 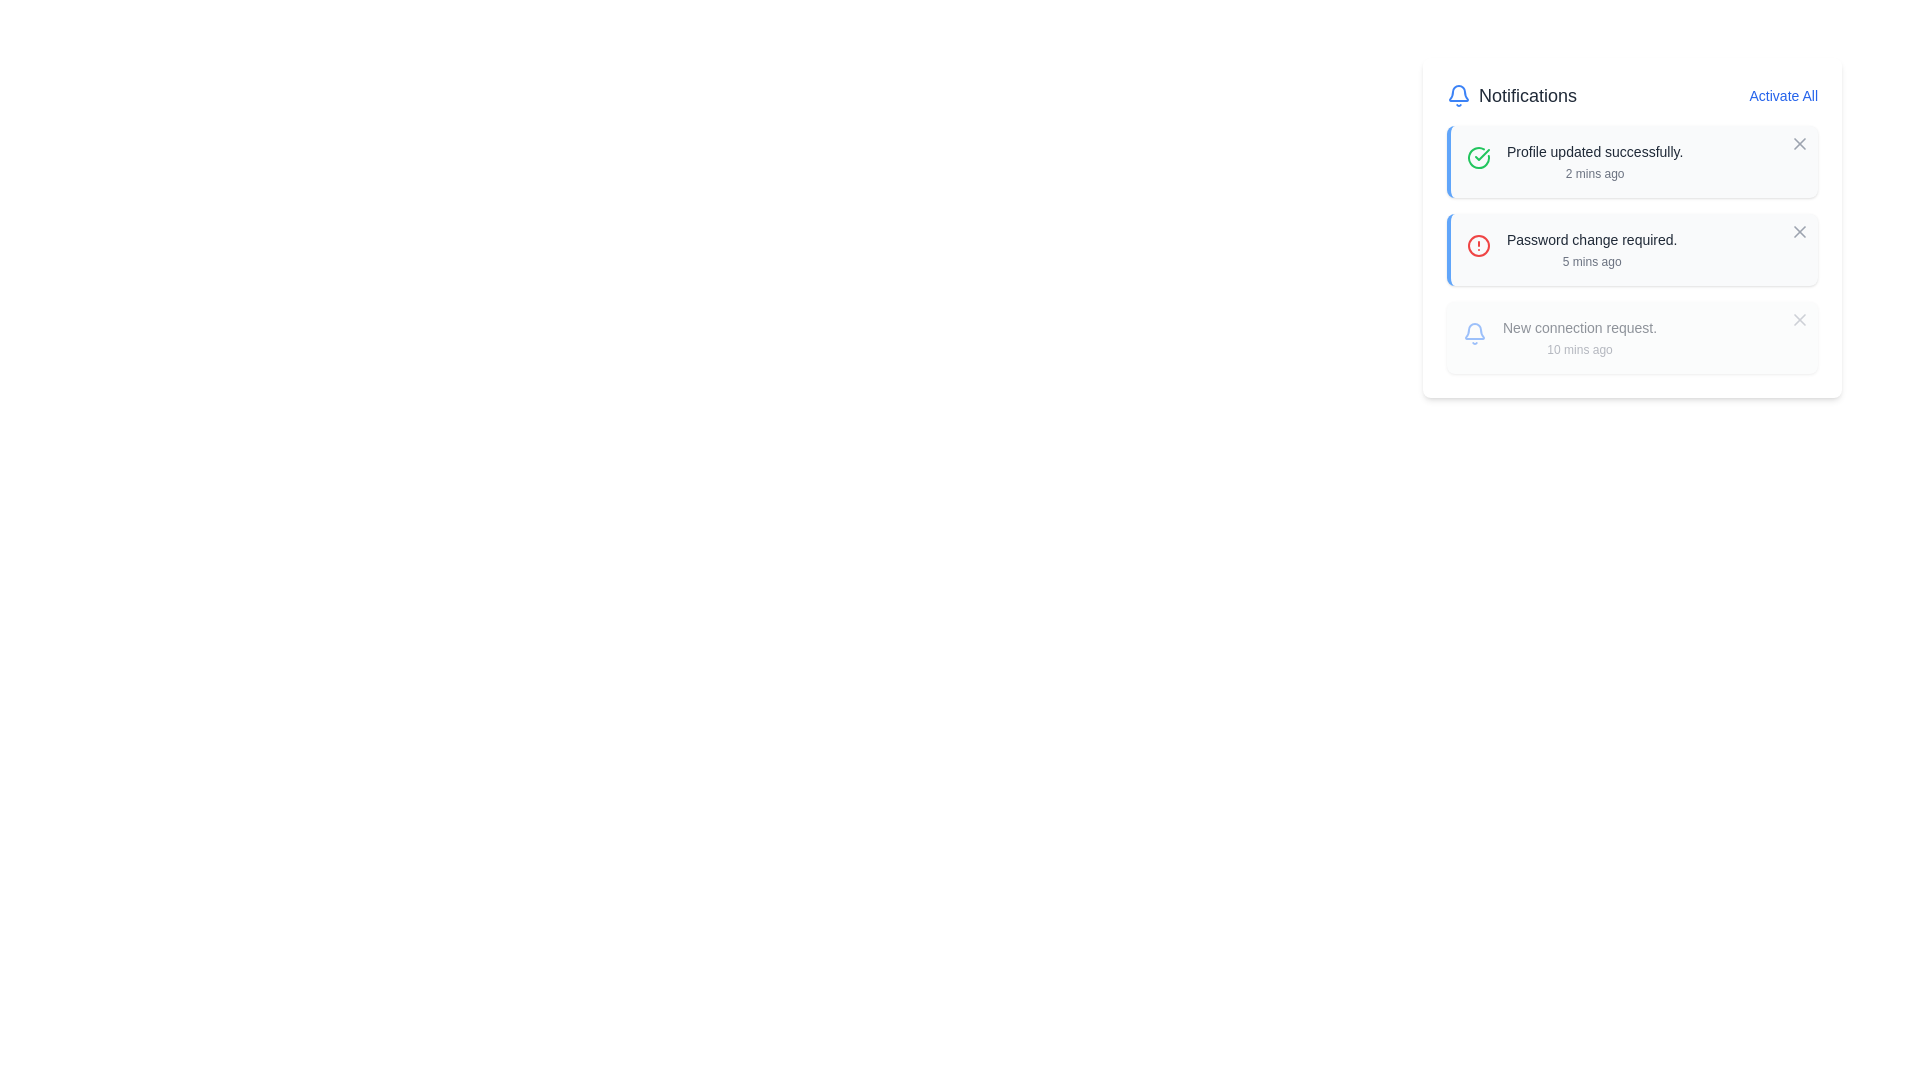 What do you see at coordinates (1478, 245) in the screenshot?
I see `the red circular part of the warning icon located inside the second notification item in the dropdown` at bounding box center [1478, 245].